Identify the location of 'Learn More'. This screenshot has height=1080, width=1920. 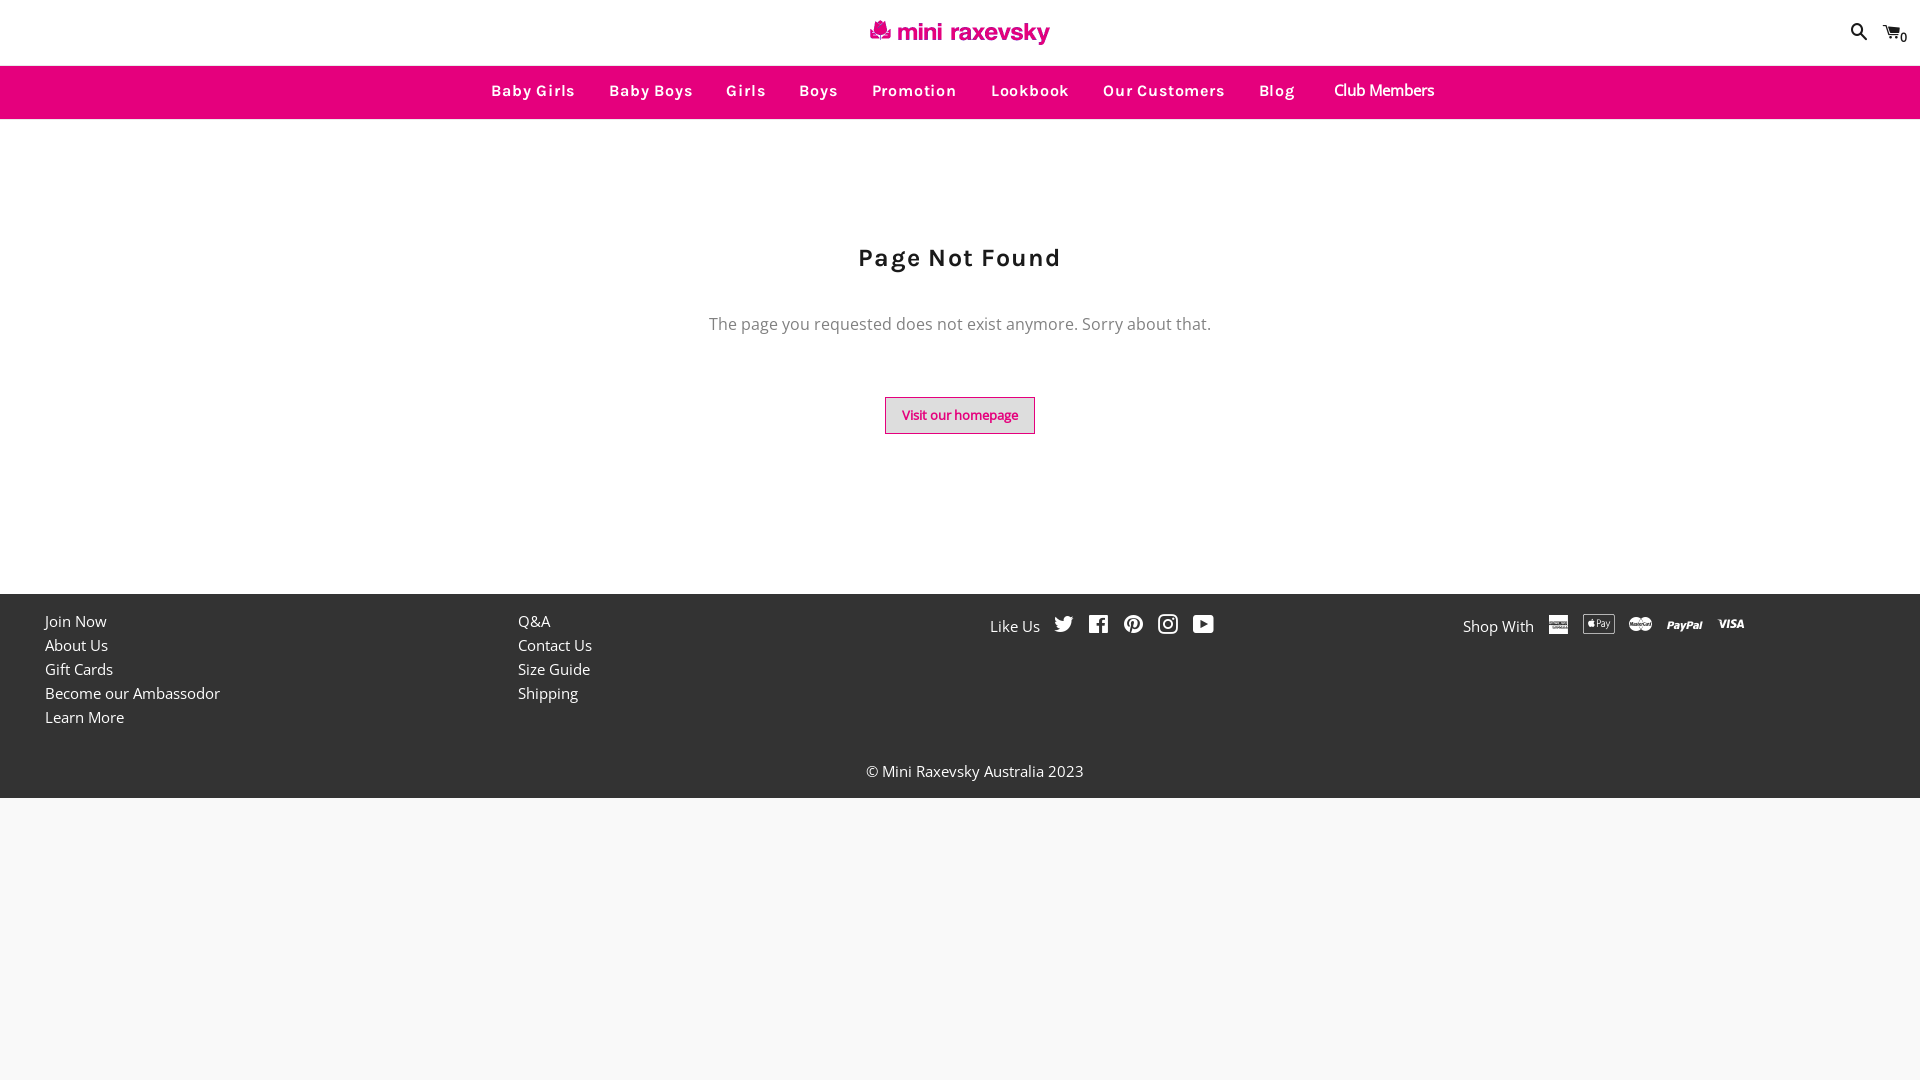
(83, 716).